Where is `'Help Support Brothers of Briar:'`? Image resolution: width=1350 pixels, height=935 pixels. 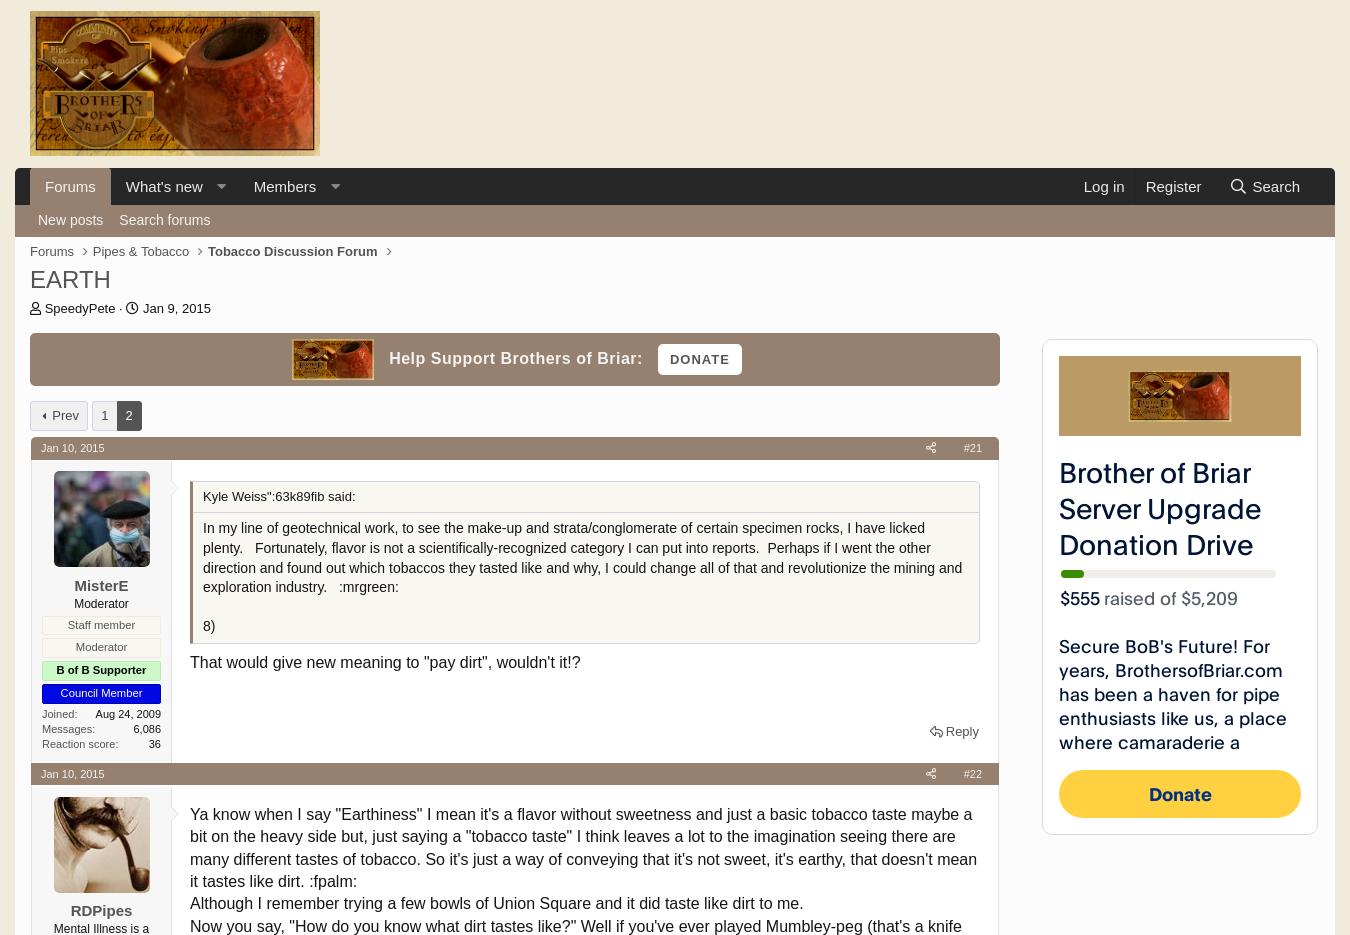 'Help Support Brothers of Briar:' is located at coordinates (514, 357).